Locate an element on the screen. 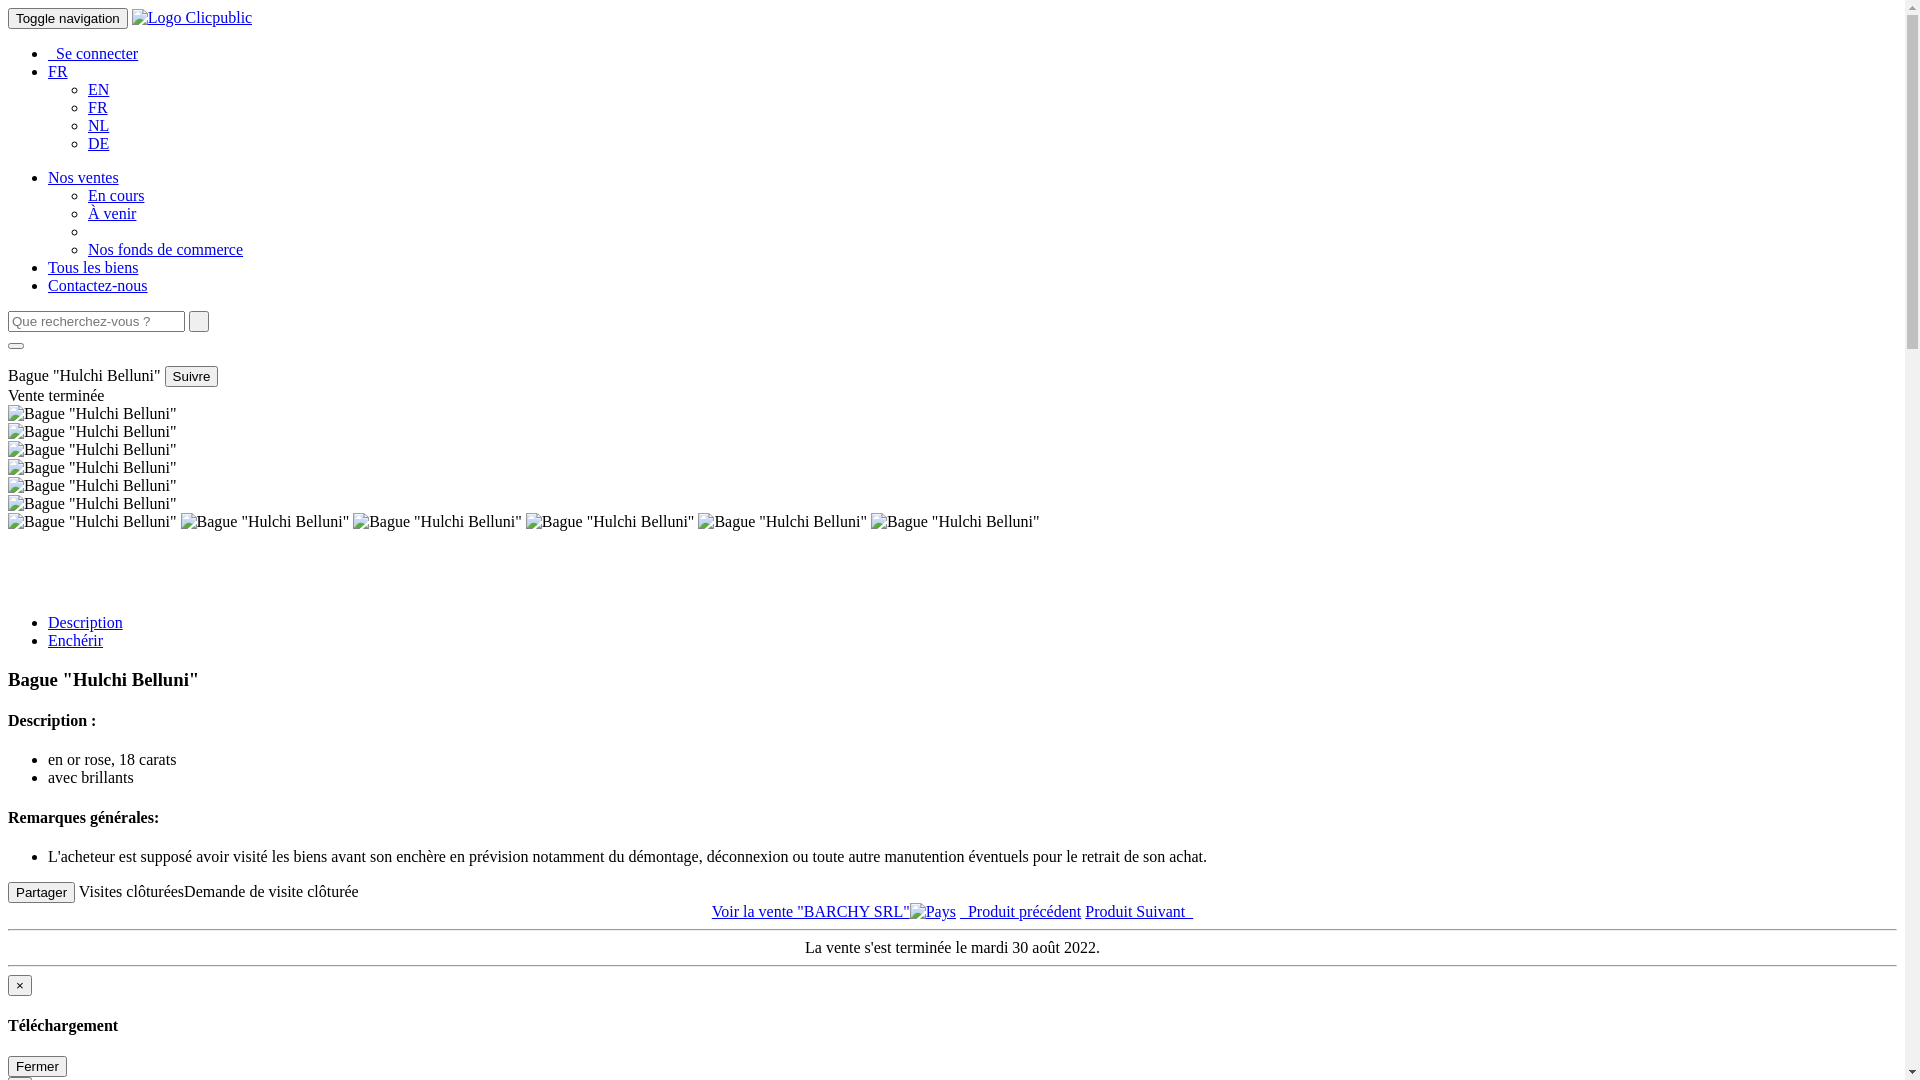 This screenshot has height=1080, width=1920. 'Nos ventes' is located at coordinates (48, 176).